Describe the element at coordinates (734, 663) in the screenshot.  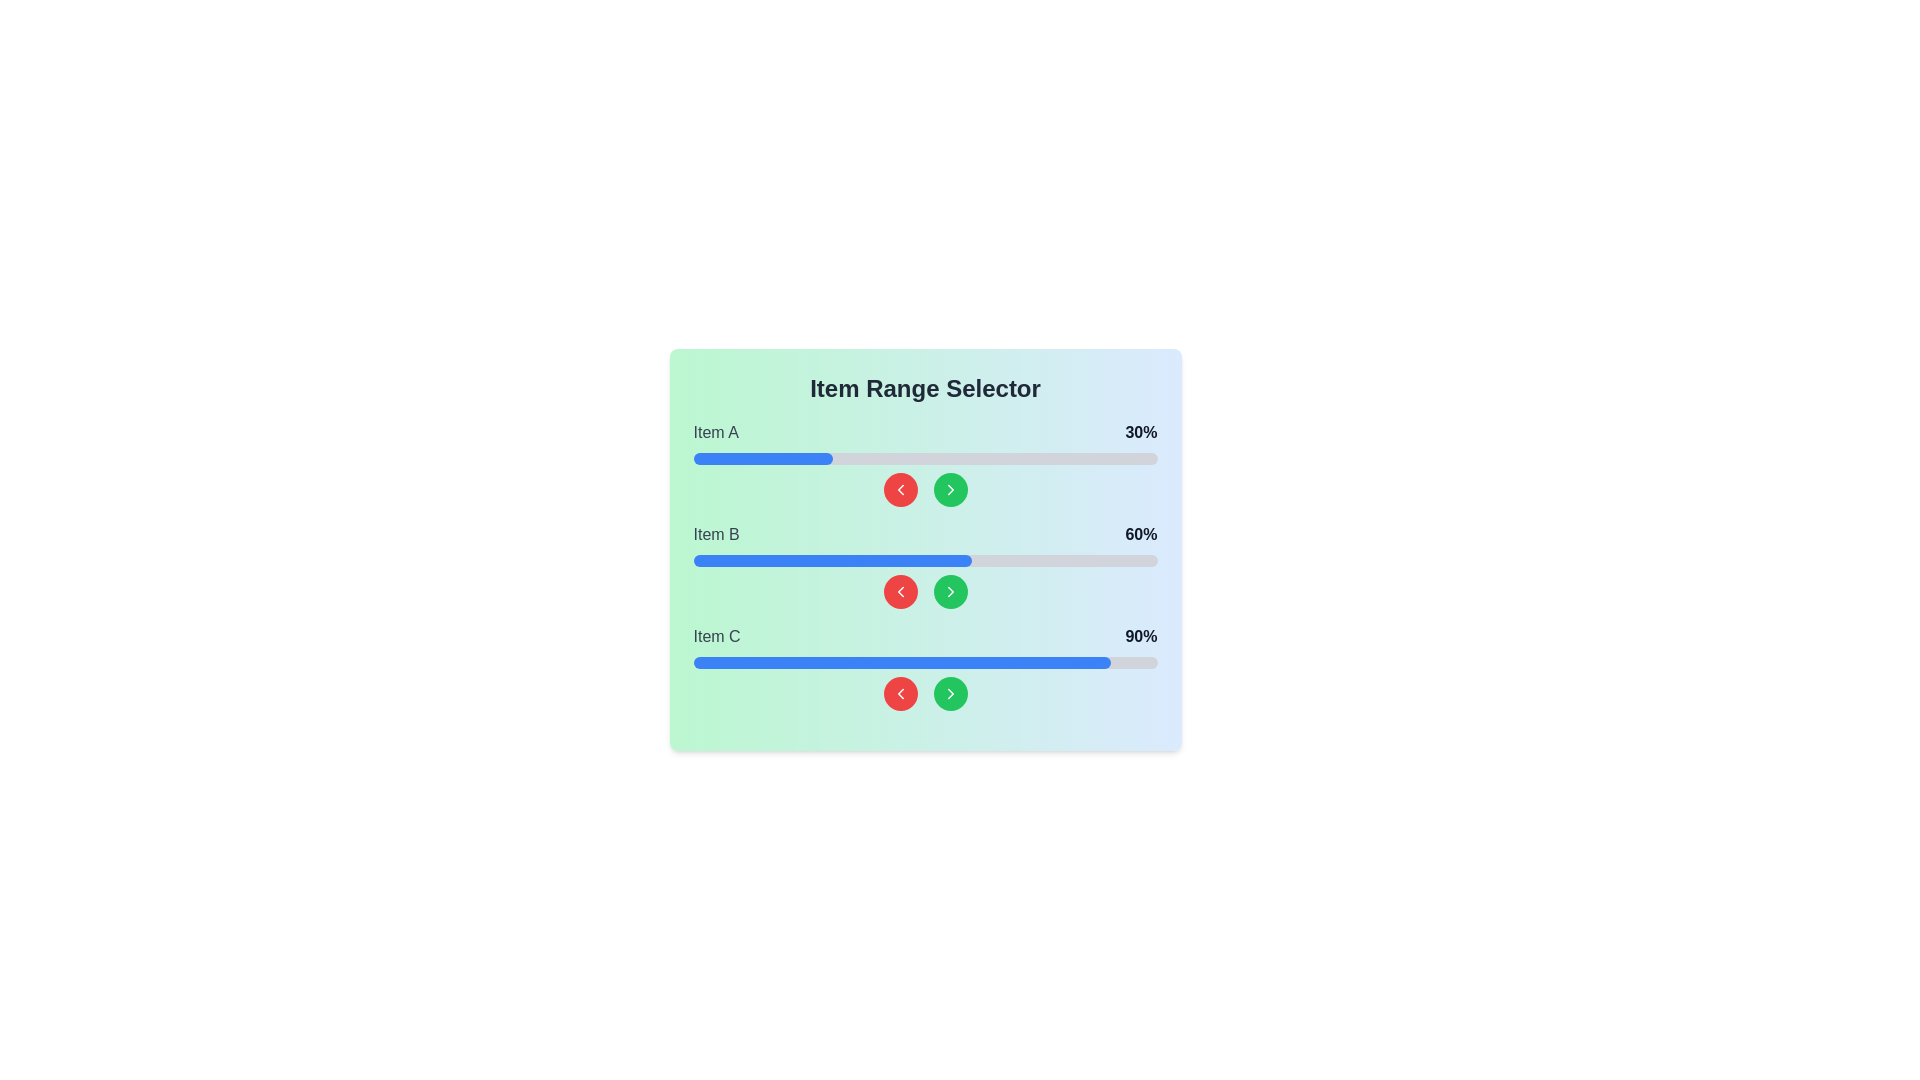
I see `the value of Item C slider` at that location.